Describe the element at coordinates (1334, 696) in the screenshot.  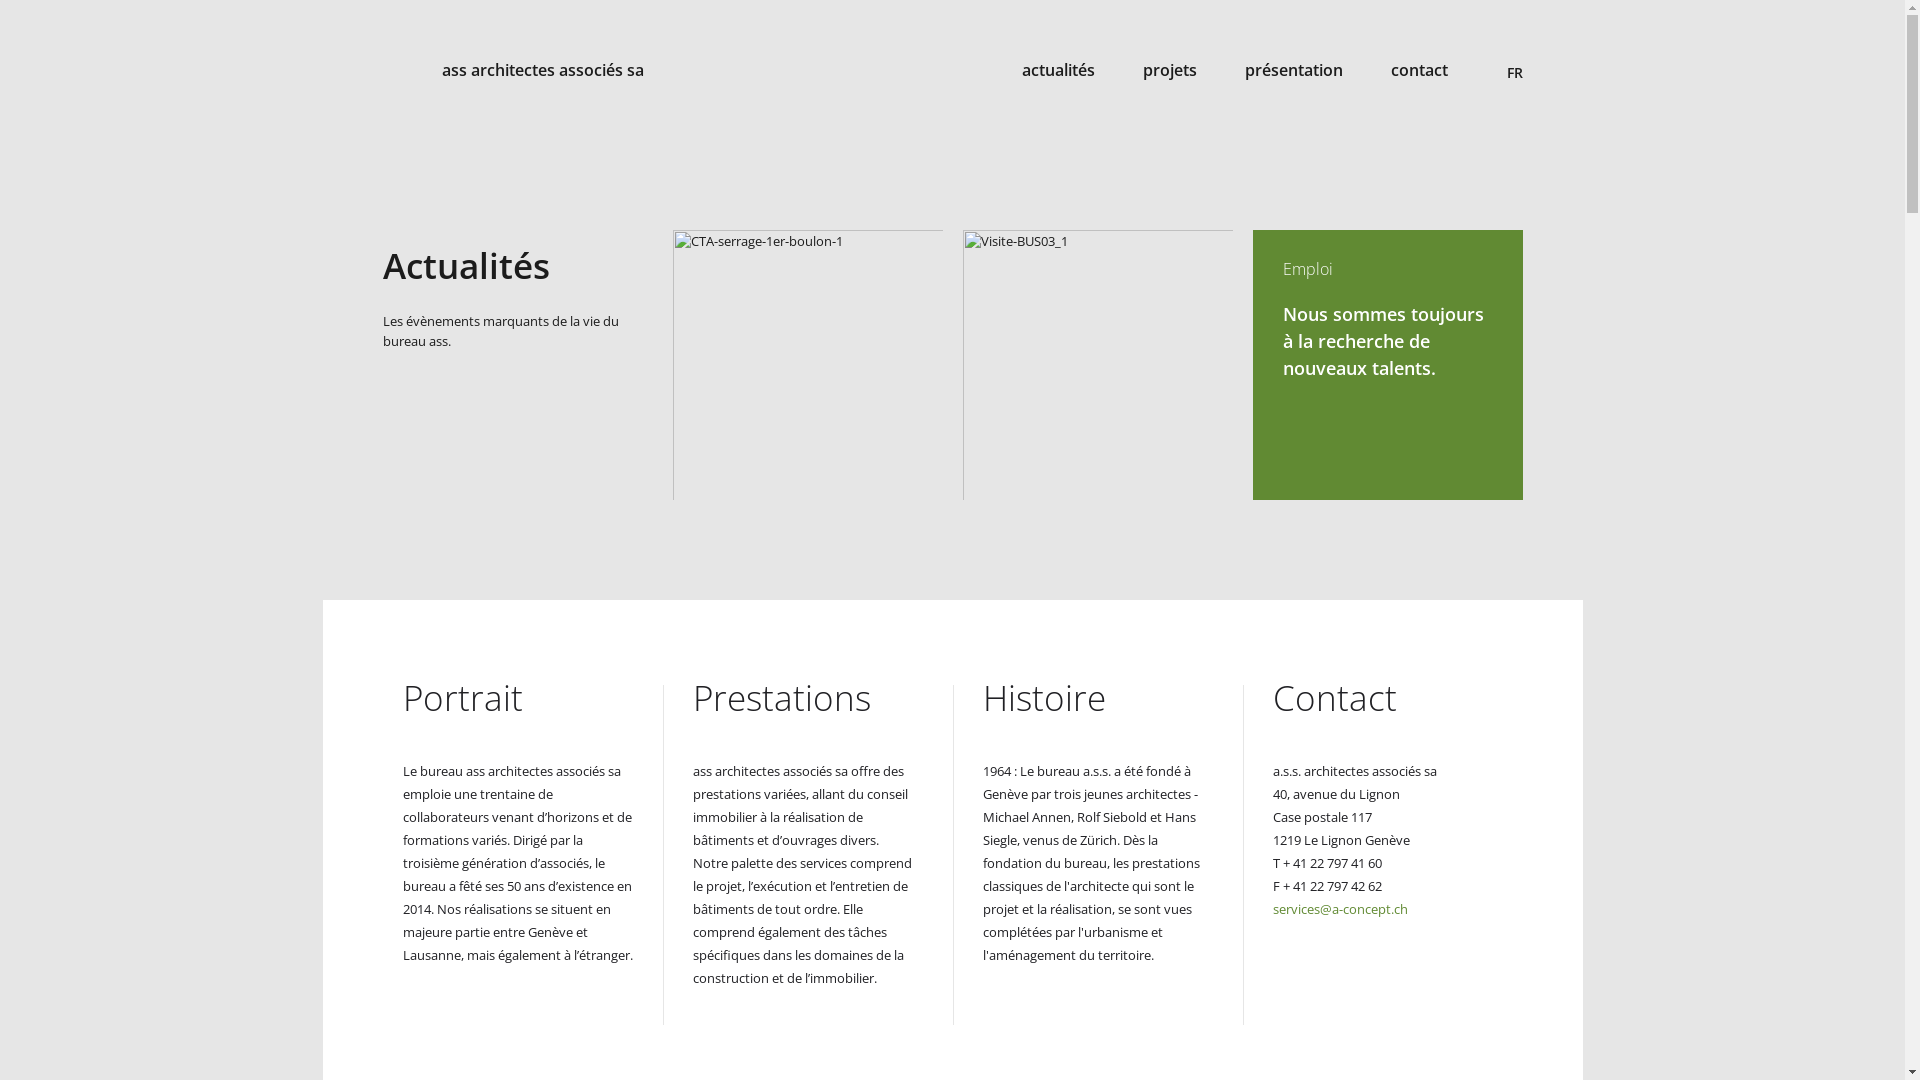
I see `'Contact'` at that location.